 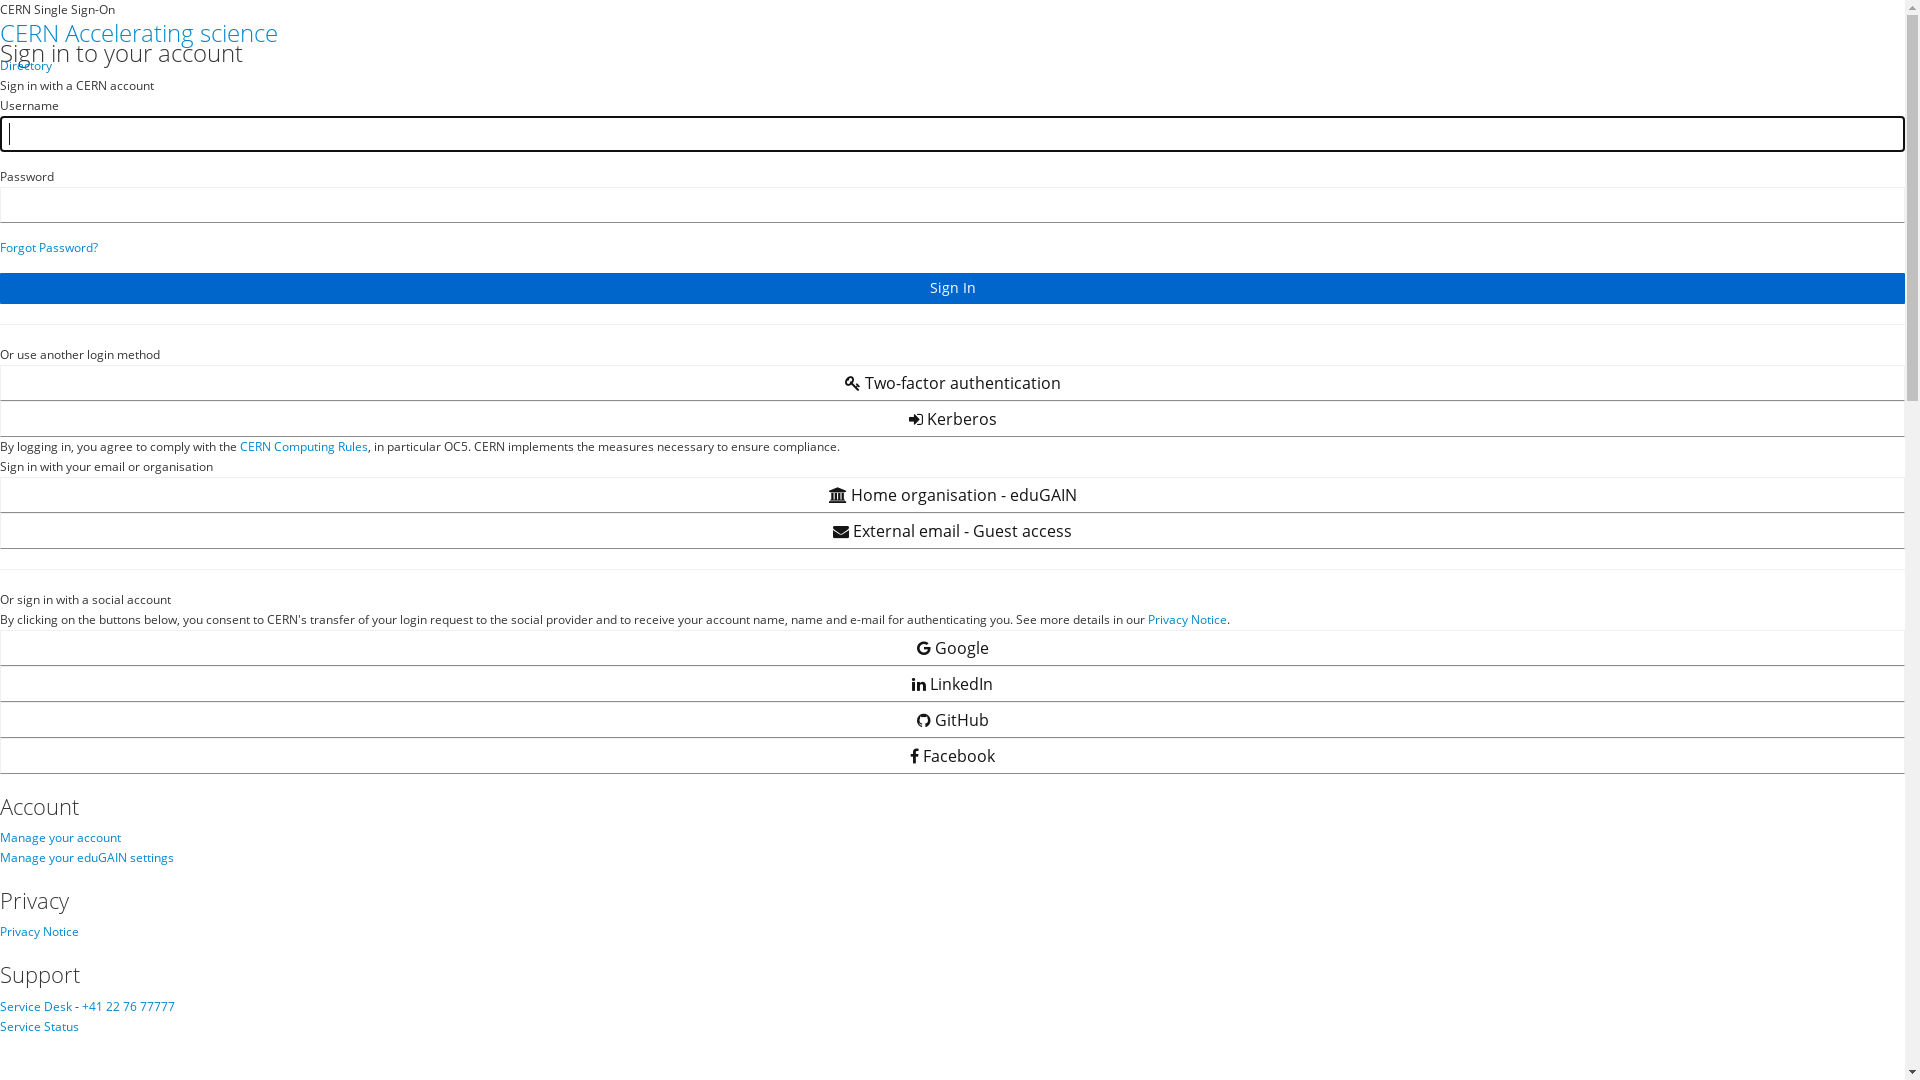 I want to click on 'Manage your account', so click(x=60, y=837).